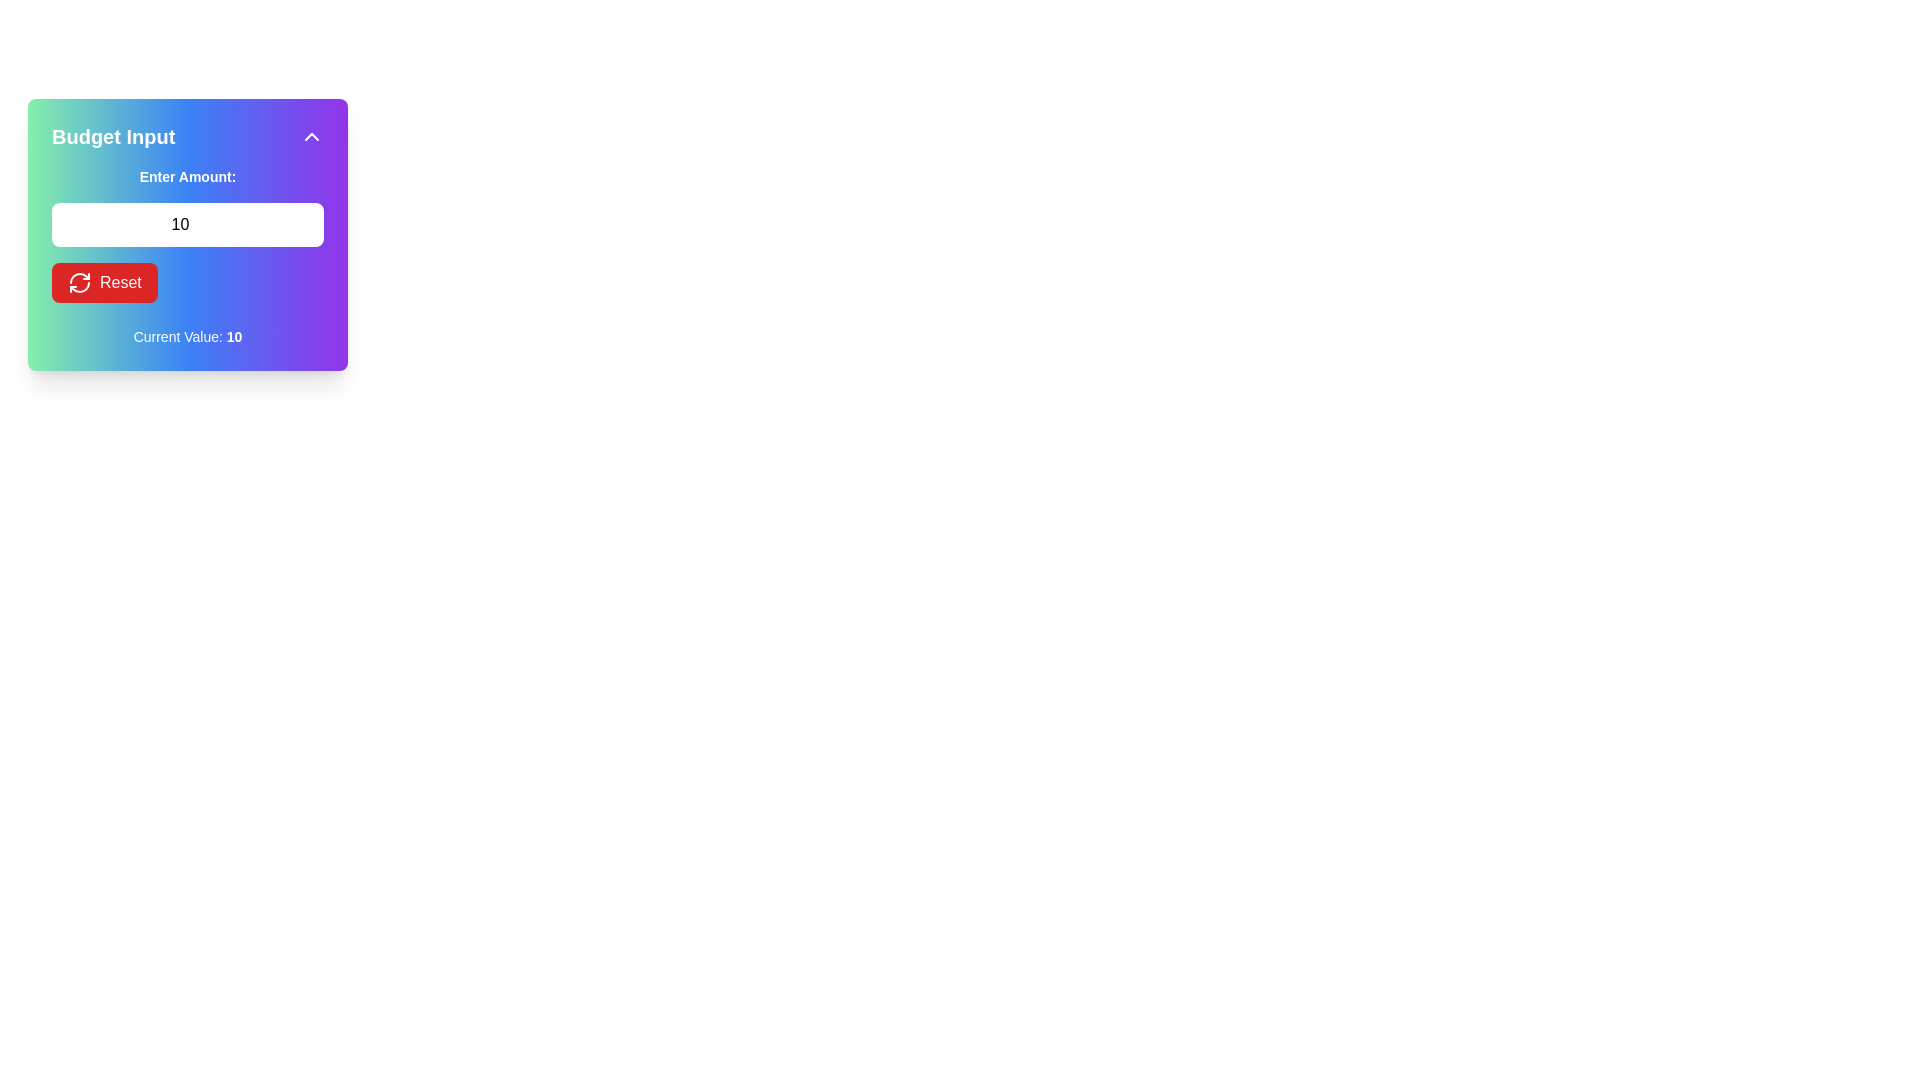 The height and width of the screenshot is (1080, 1920). Describe the element at coordinates (187, 234) in the screenshot. I see `the number input field within the 'Budget Input' panel for editing the numeric value` at that location.